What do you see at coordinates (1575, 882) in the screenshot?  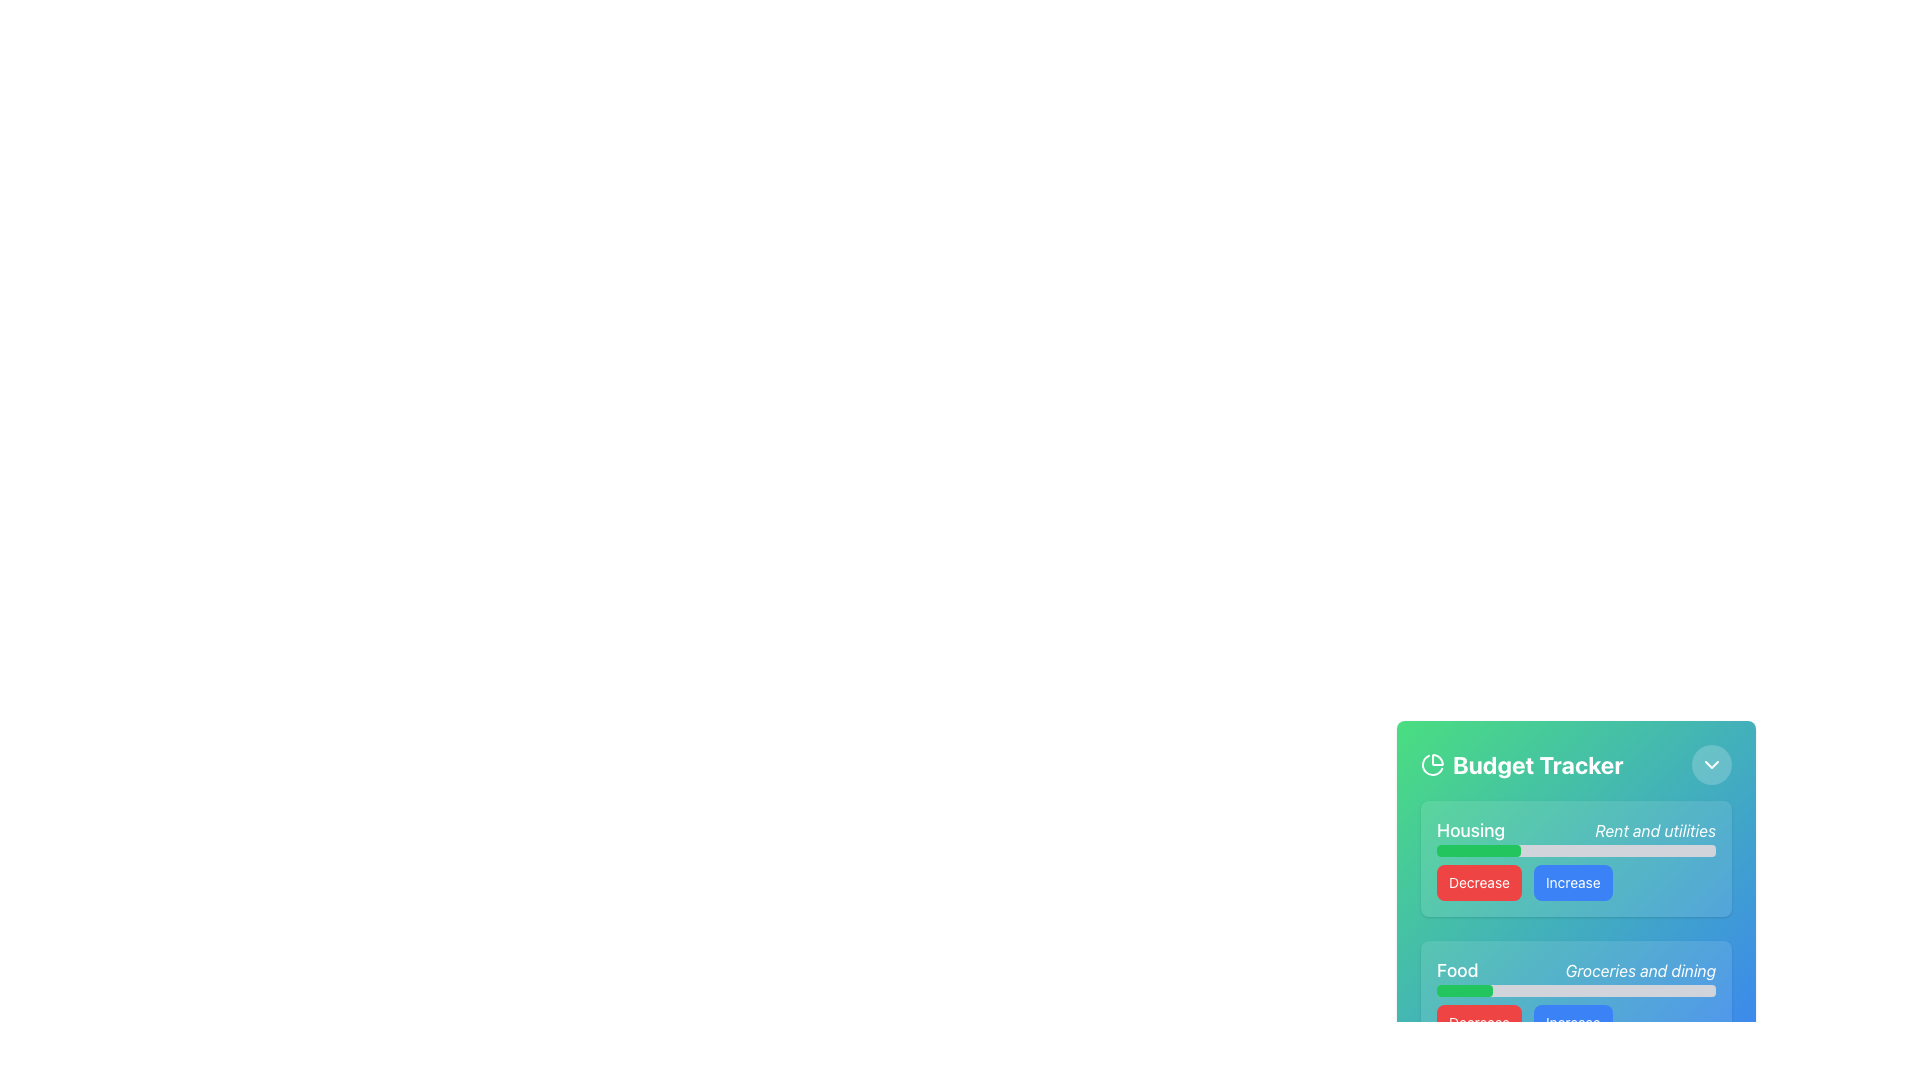 I see `the Button Group for 'Housing'` at bounding box center [1575, 882].